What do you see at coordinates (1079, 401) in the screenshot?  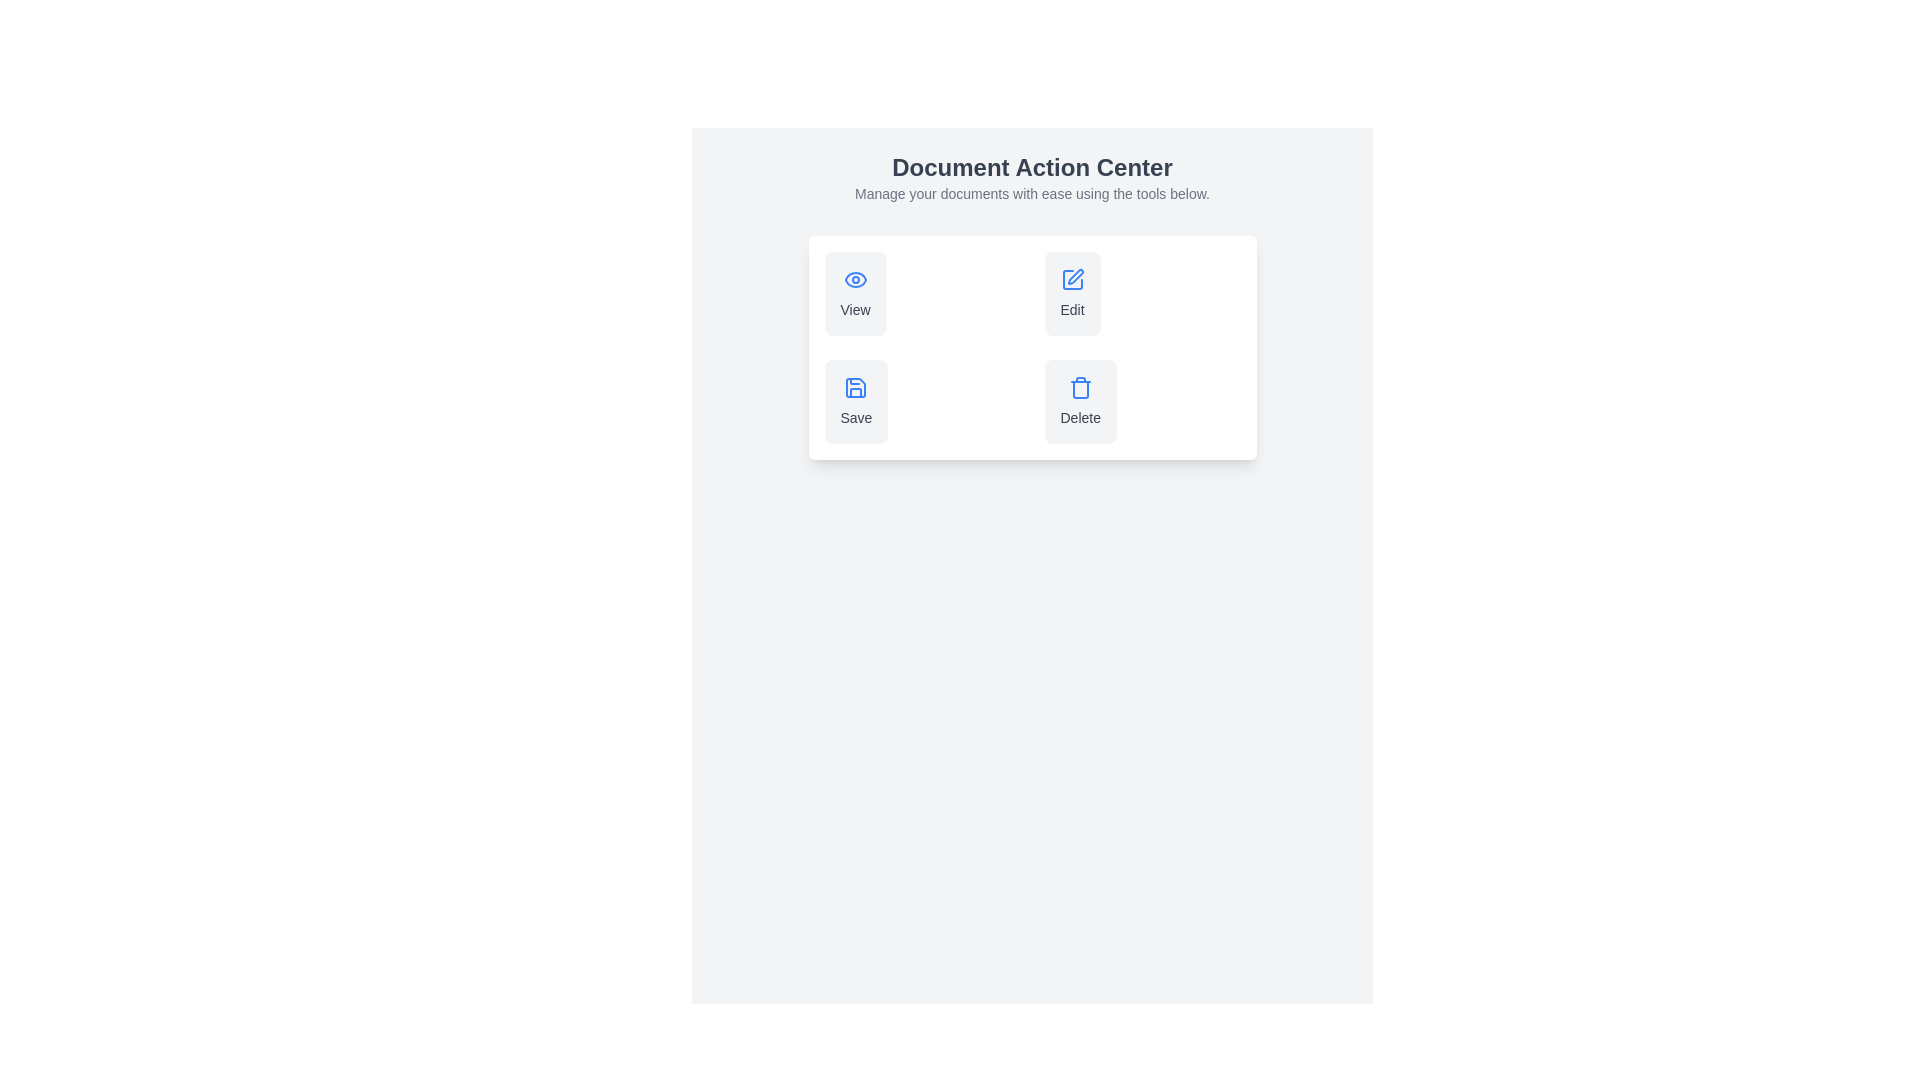 I see `the blue trash bin icon button labeled 'Delete' located in the bottom-right corner of a grid of four buttons within a modal` at bounding box center [1079, 401].